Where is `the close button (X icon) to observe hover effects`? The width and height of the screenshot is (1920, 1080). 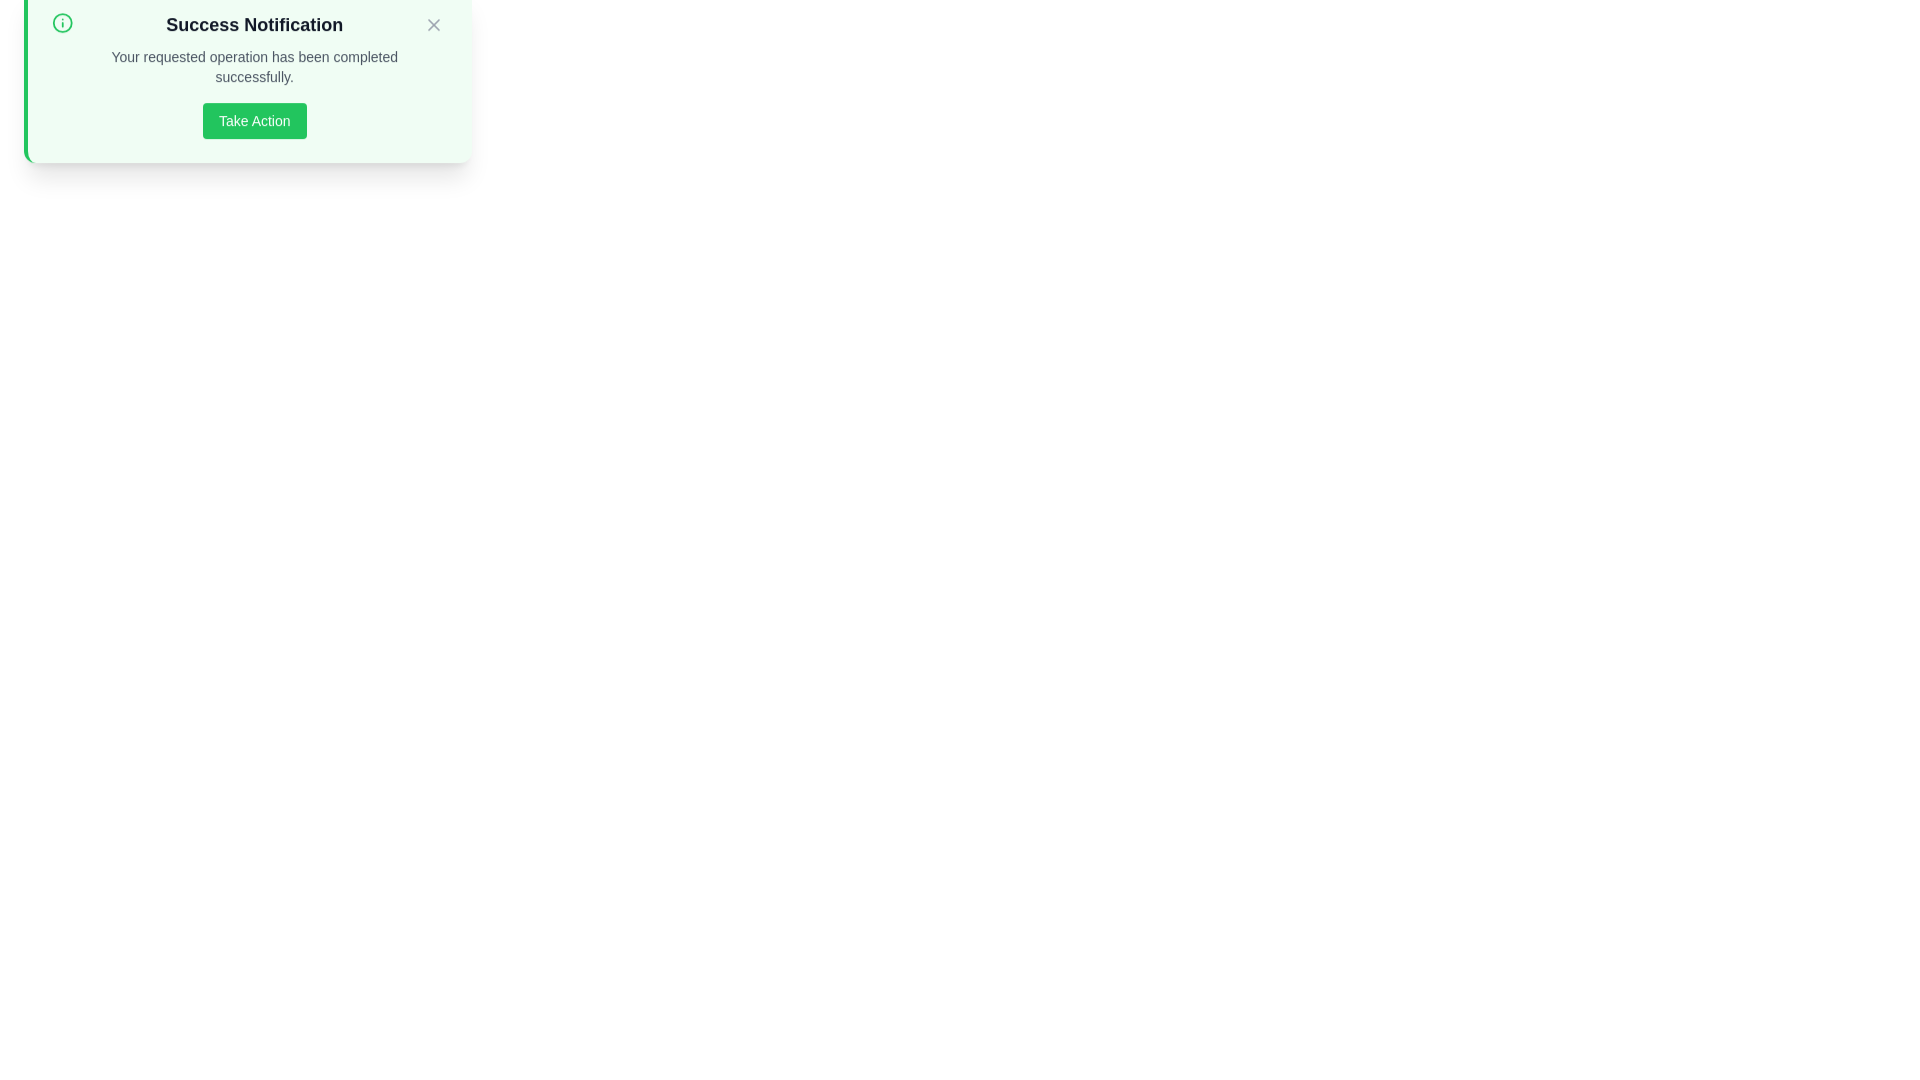
the close button (X icon) to observe hover effects is located at coordinates (432, 45).